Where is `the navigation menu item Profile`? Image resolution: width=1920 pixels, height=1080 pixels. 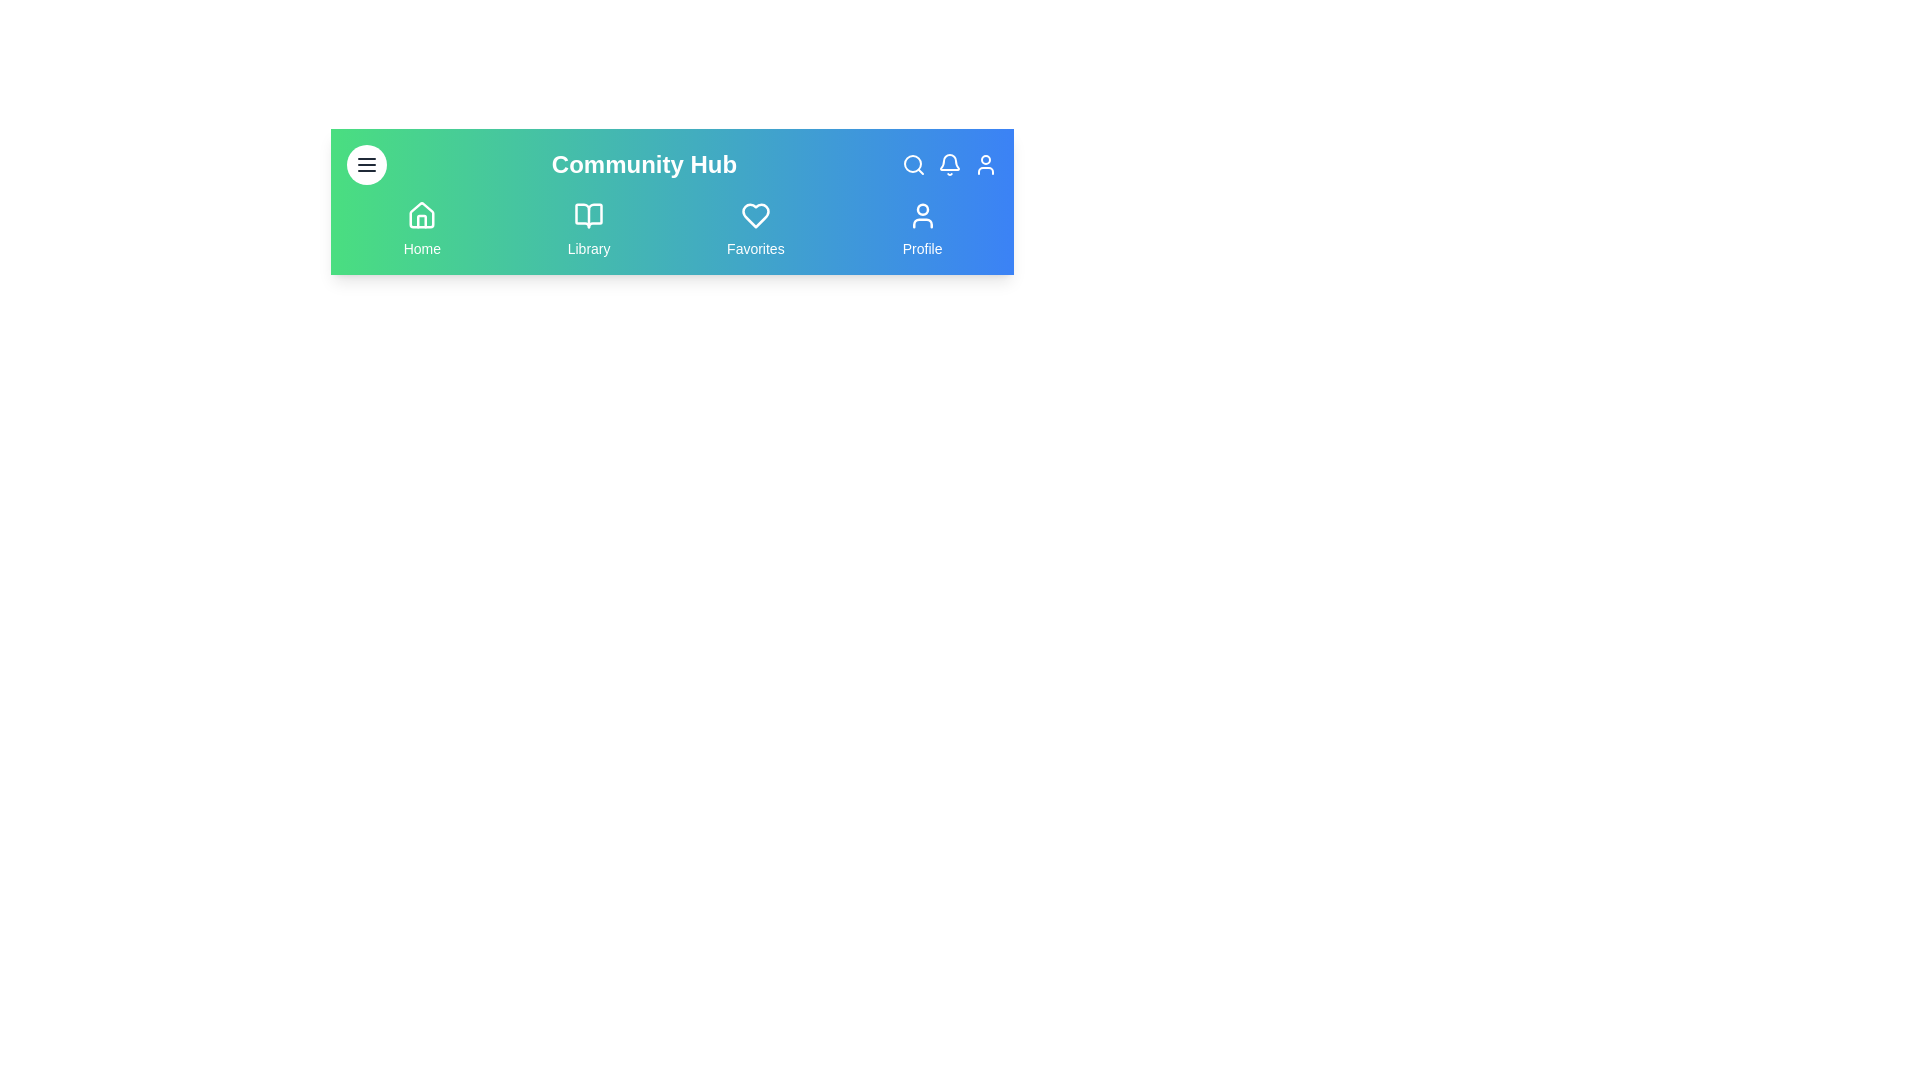 the navigation menu item Profile is located at coordinates (921, 229).